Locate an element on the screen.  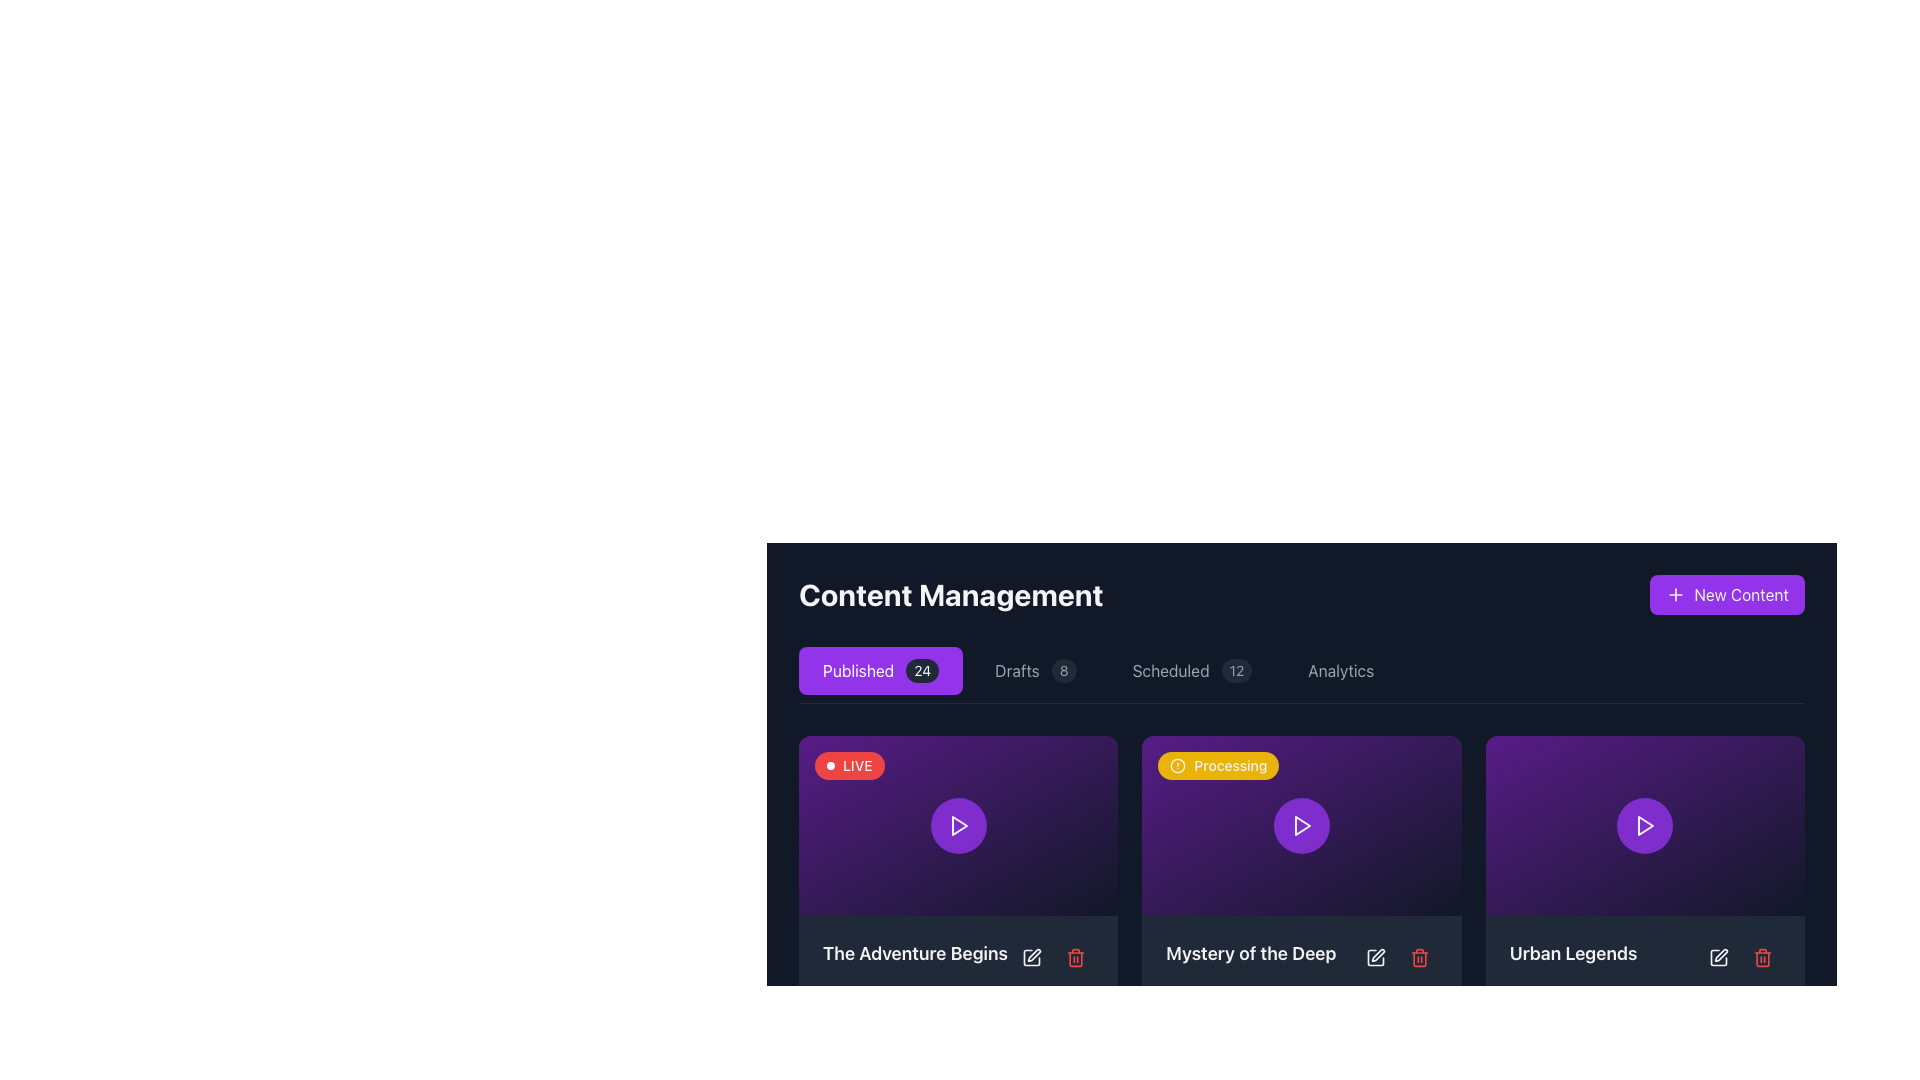
the action buttons in the bottom-right corner of the Urban Legends card is located at coordinates (1740, 955).